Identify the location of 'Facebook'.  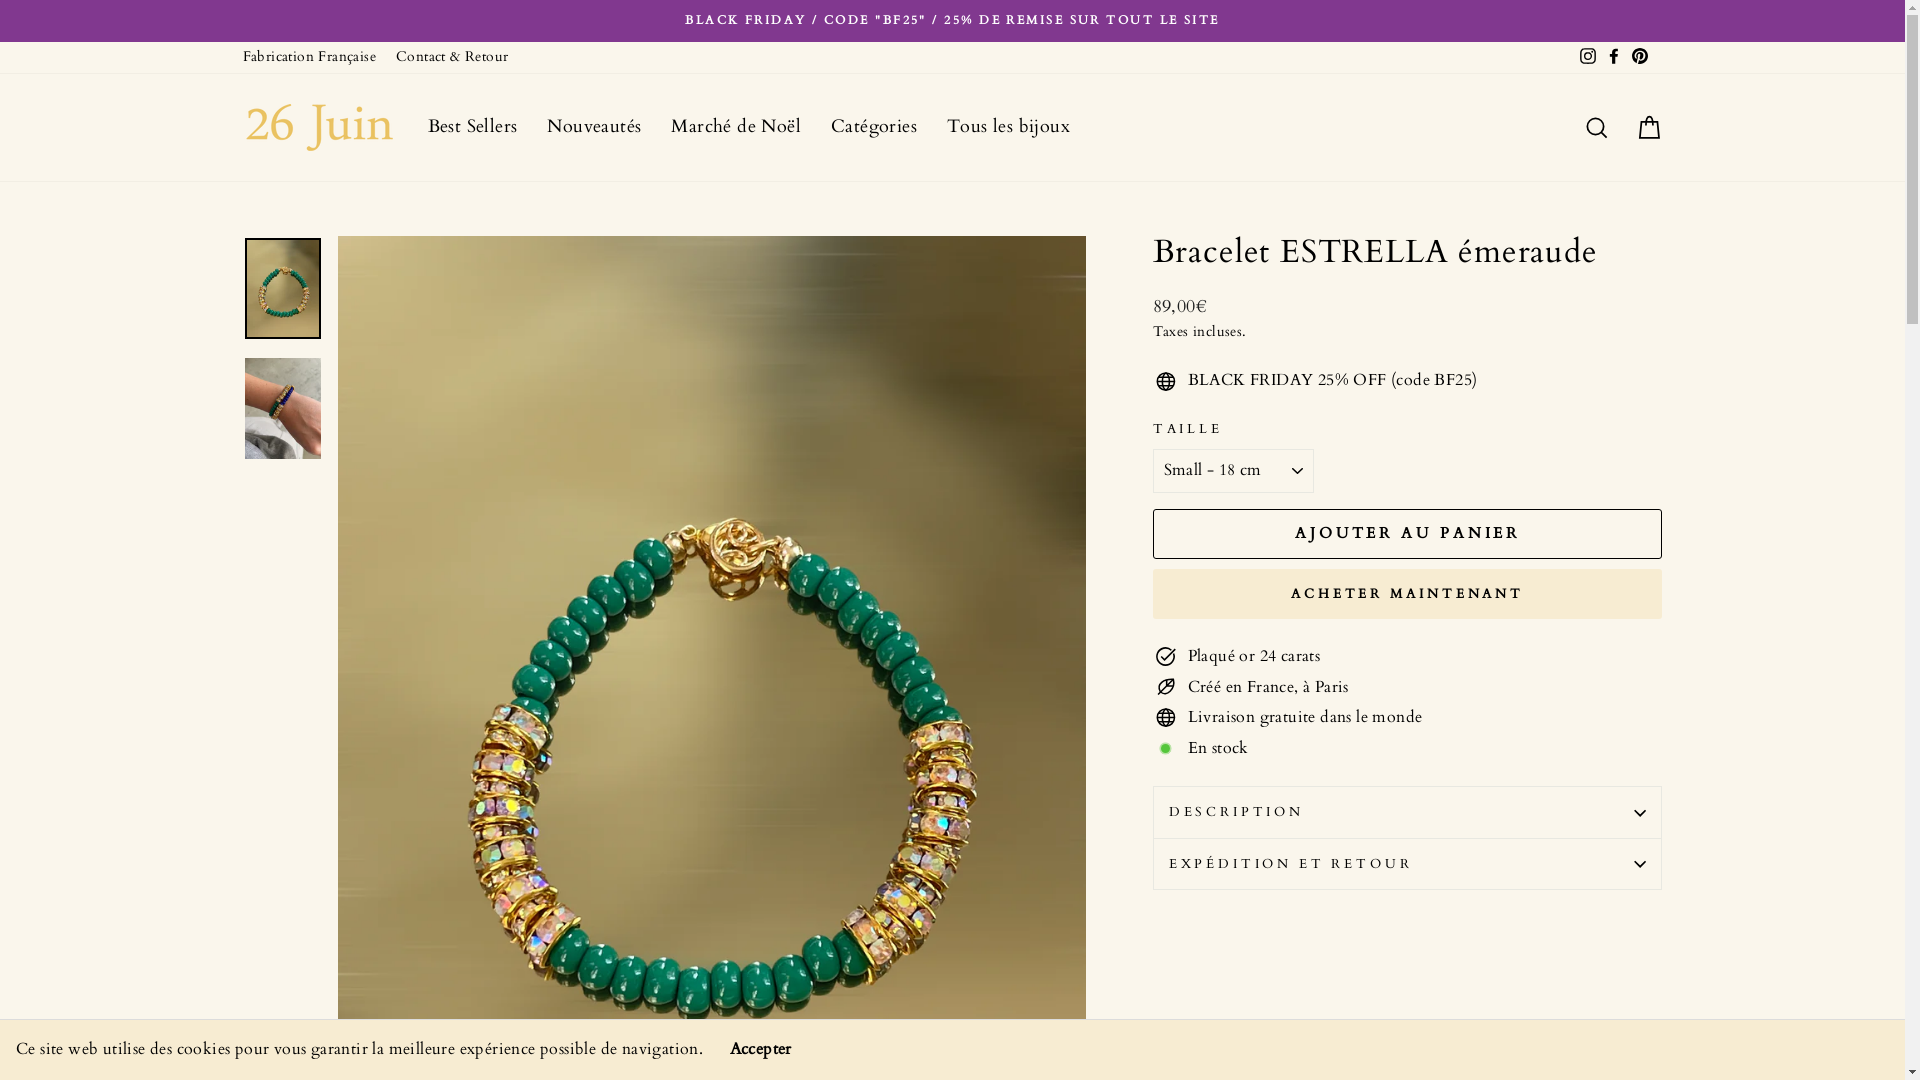
(1612, 56).